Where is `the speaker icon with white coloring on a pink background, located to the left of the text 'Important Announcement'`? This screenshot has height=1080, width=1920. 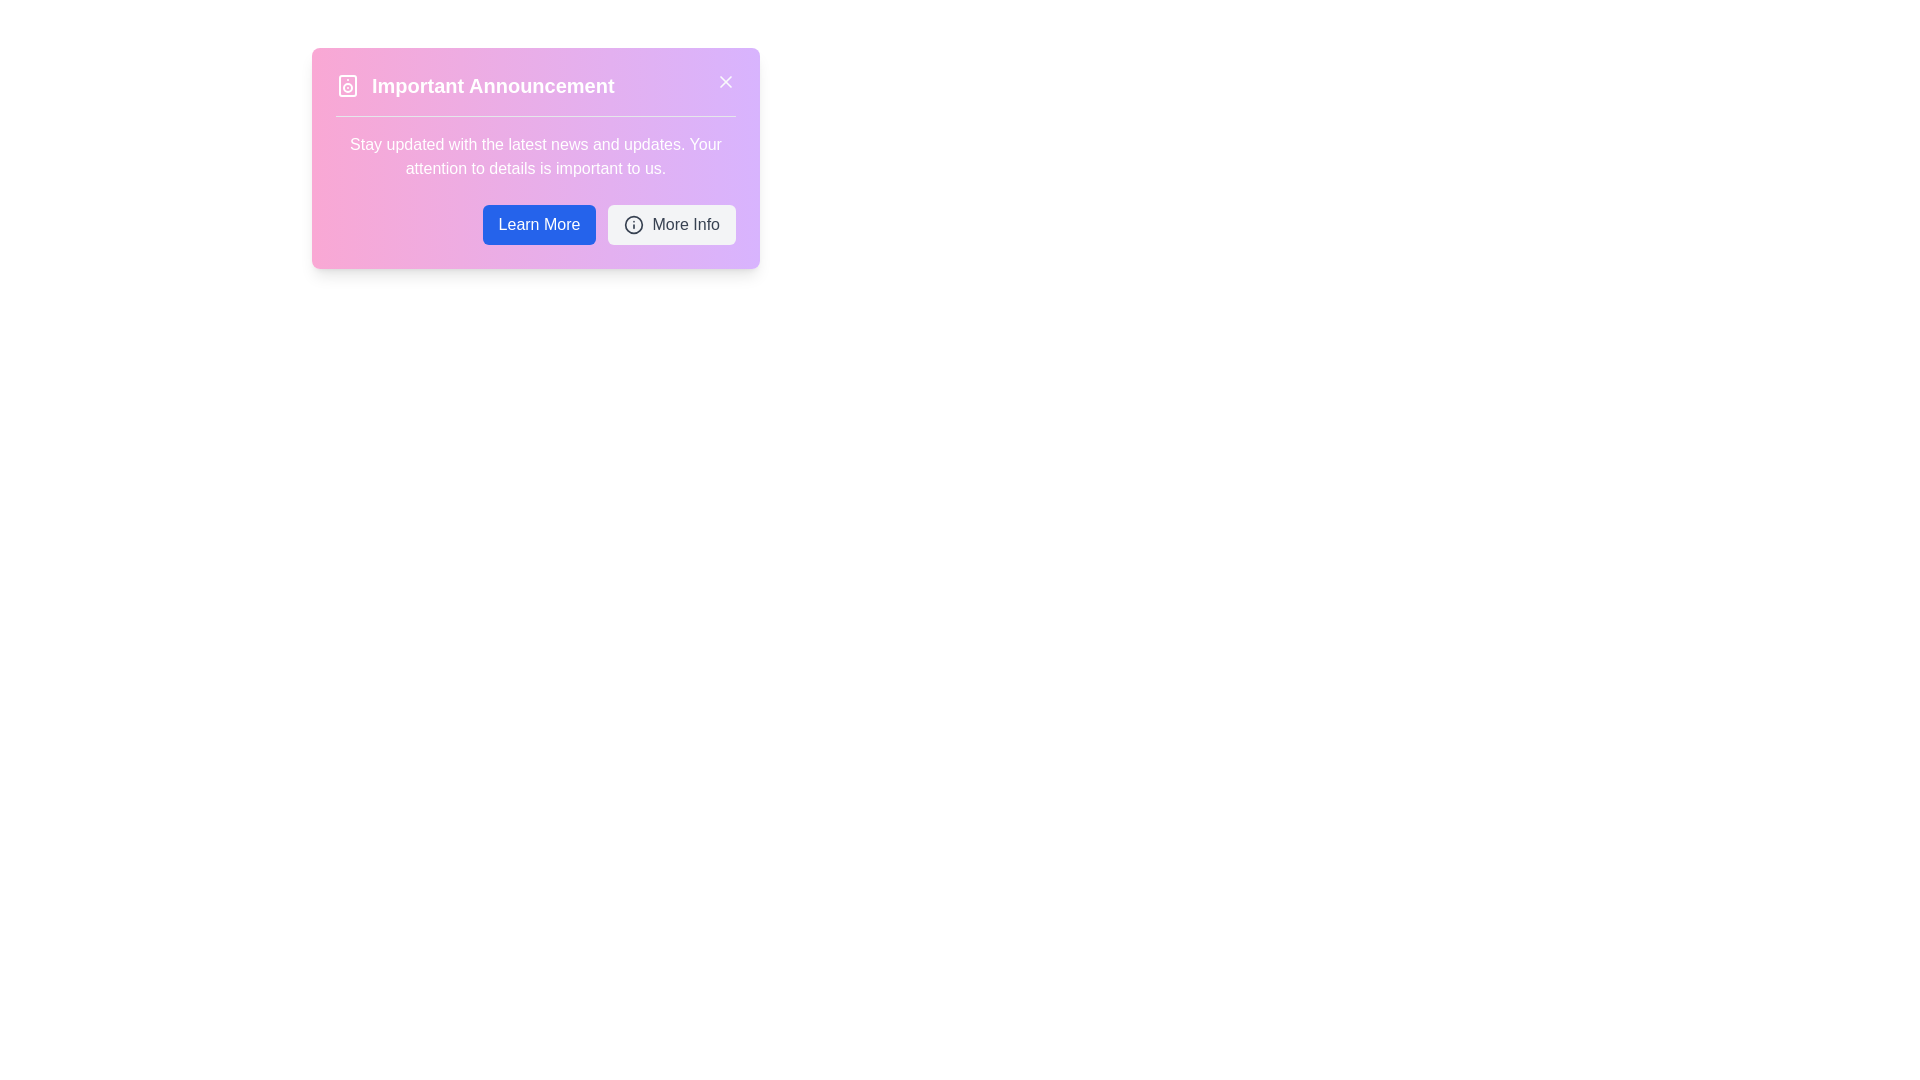 the speaker icon with white coloring on a pink background, located to the left of the text 'Important Announcement' is located at coordinates (347, 84).